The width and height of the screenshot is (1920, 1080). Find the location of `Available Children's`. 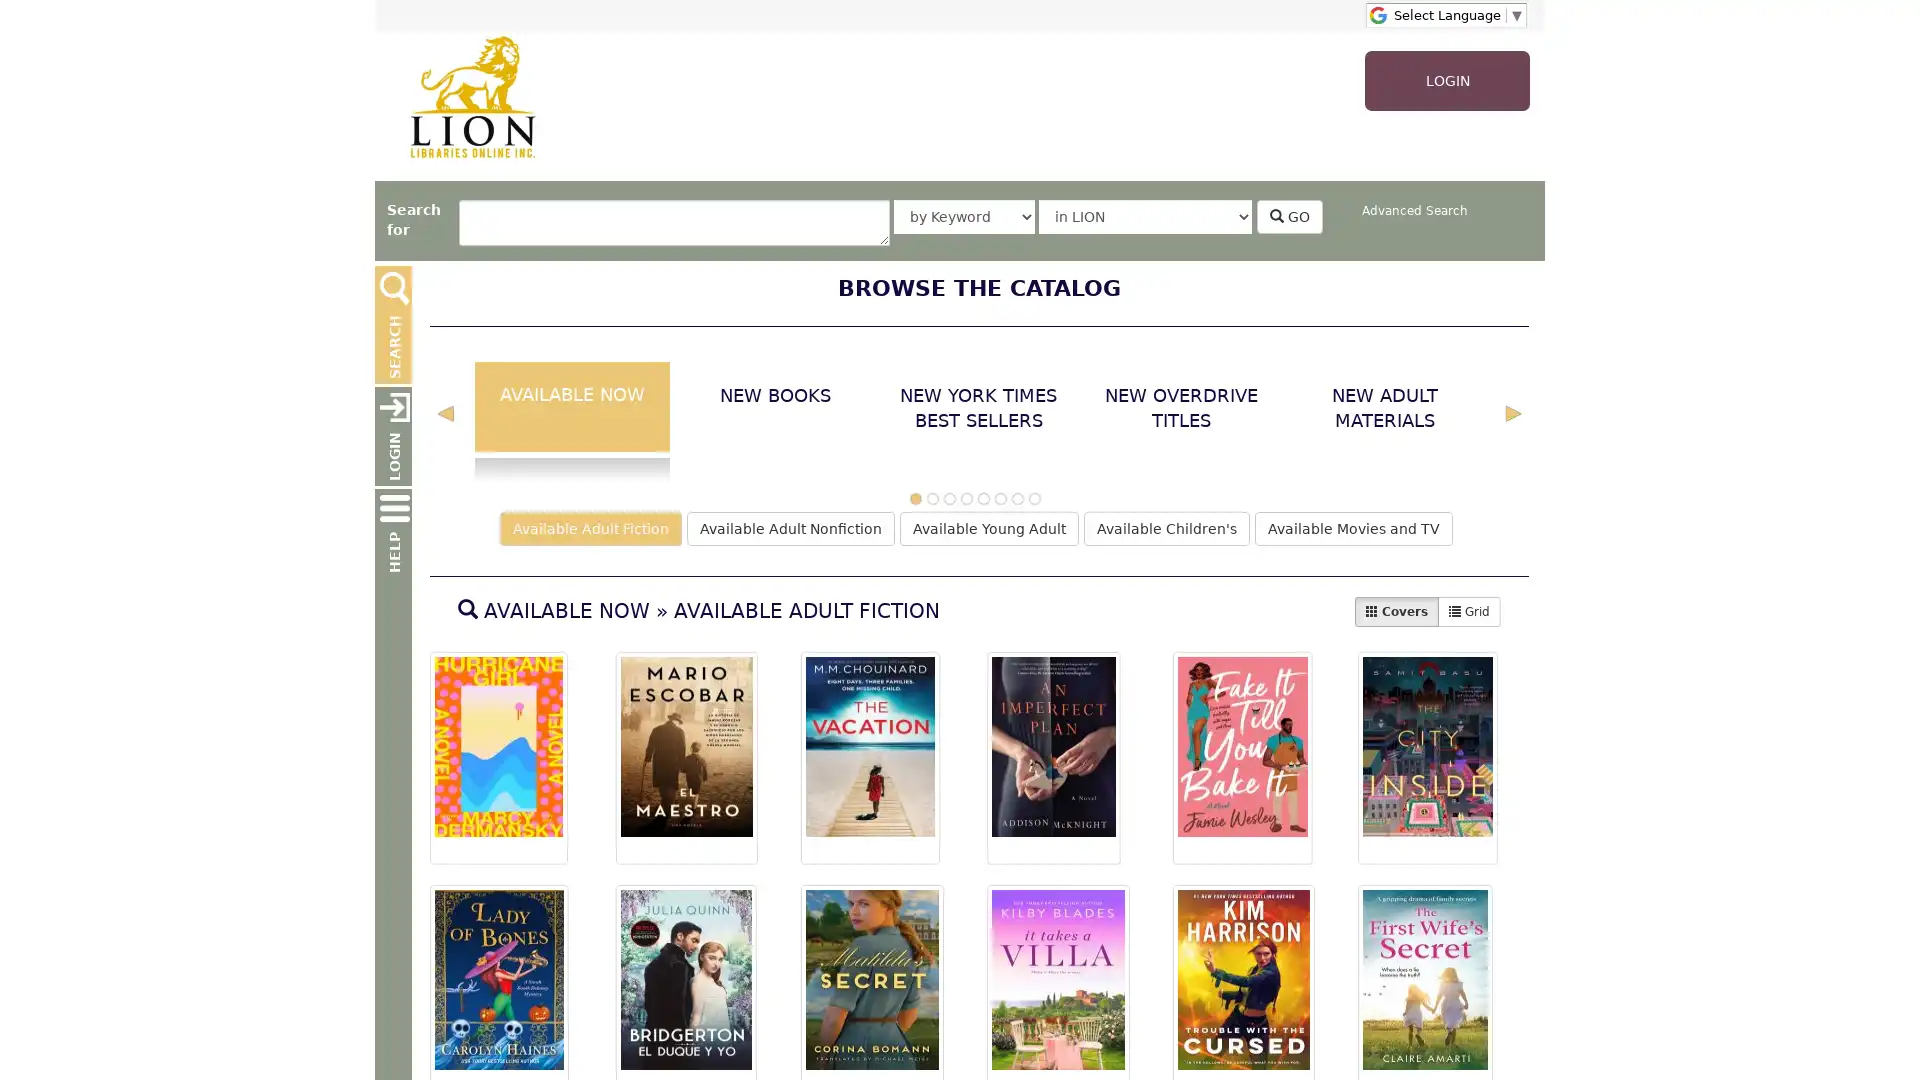

Available Children's is located at coordinates (1166, 527).